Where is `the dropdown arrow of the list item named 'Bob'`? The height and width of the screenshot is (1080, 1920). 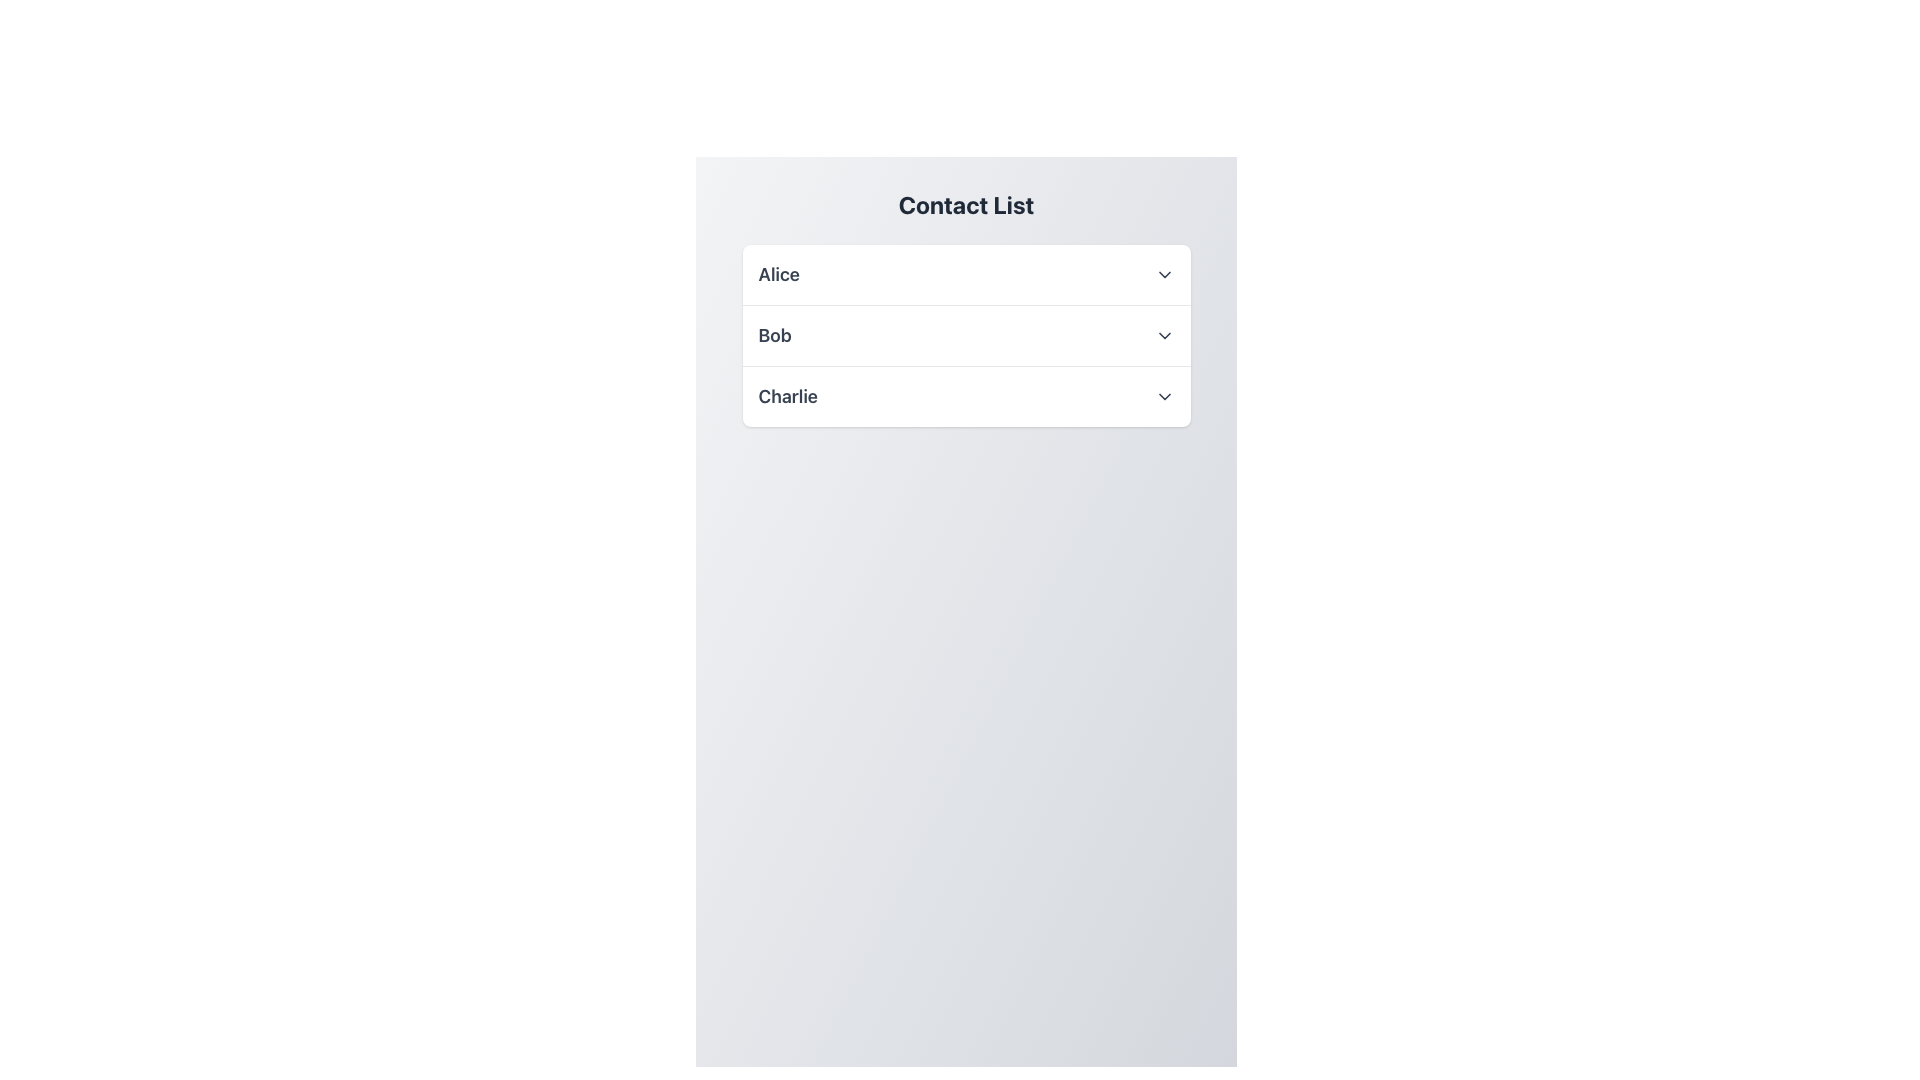
the dropdown arrow of the list item named 'Bob' is located at coordinates (966, 334).